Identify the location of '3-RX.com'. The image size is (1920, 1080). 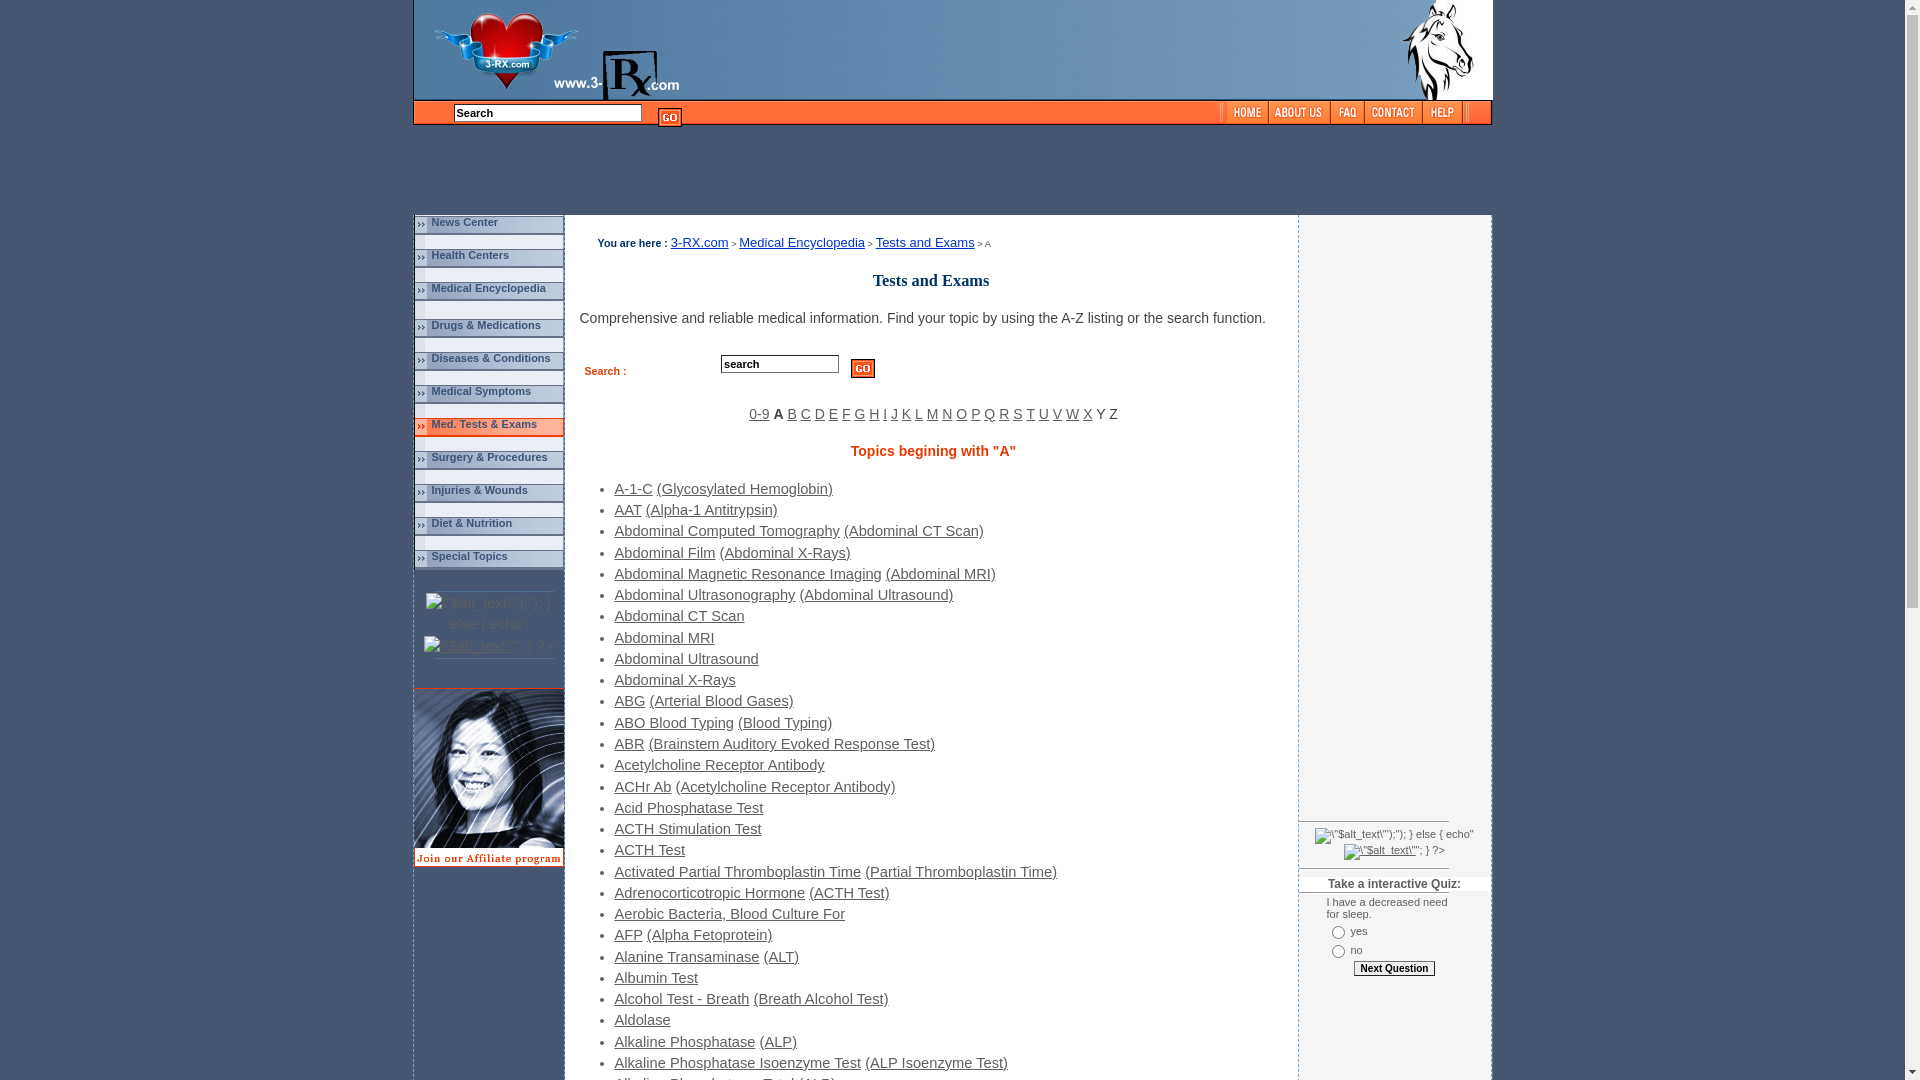
(700, 241).